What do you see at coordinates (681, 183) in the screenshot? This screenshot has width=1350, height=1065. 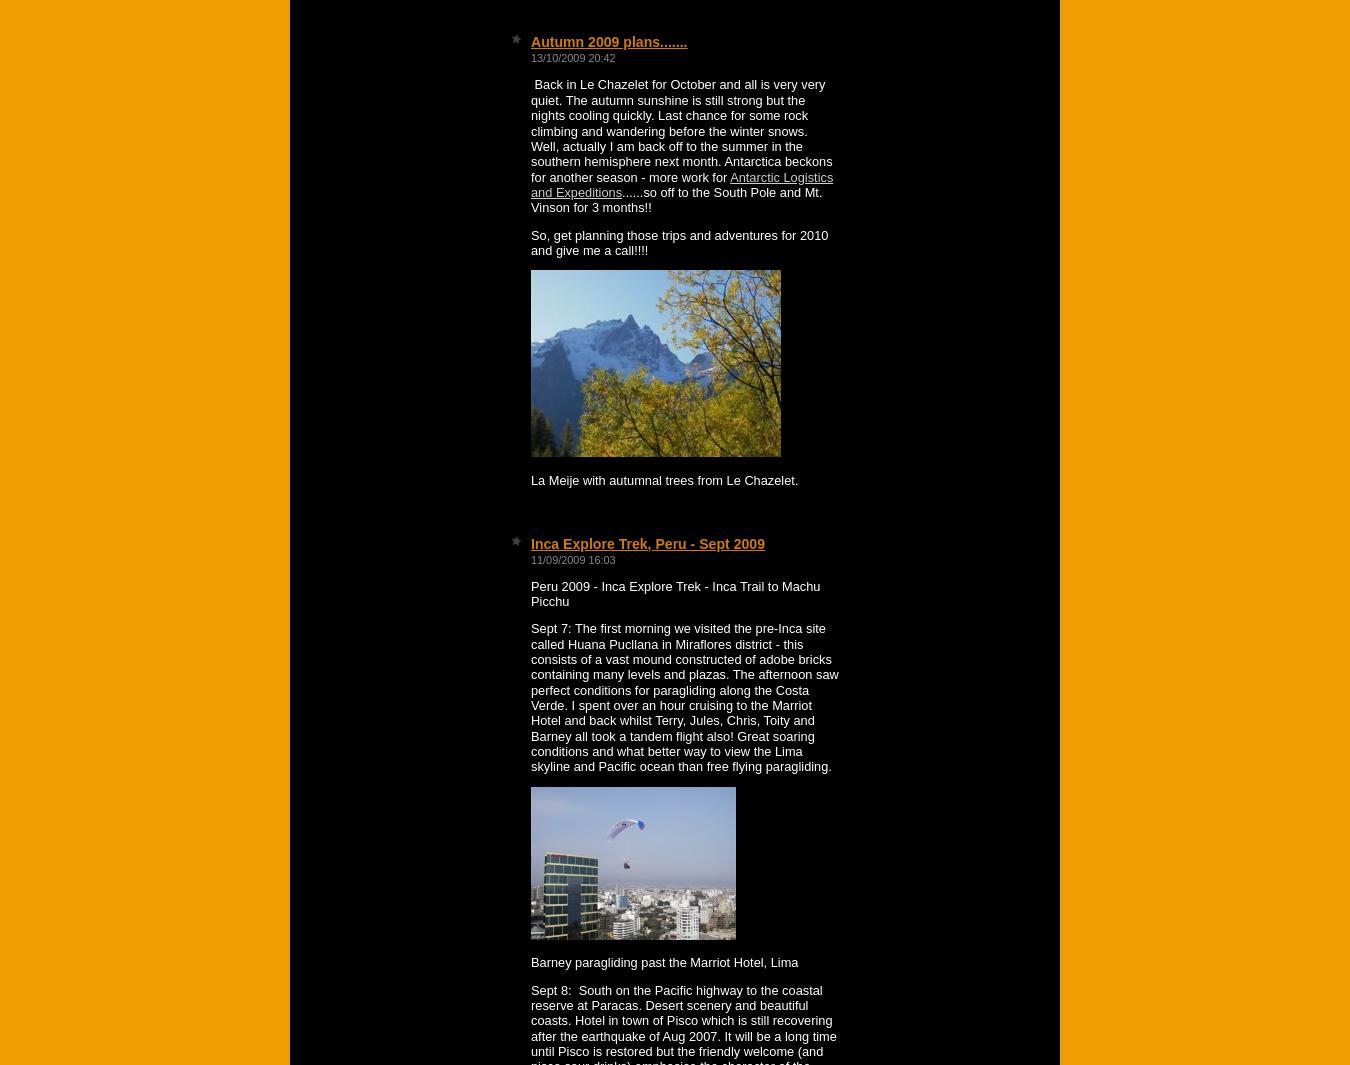 I see `'Antarctic Logistics and Expeditions'` at bounding box center [681, 183].